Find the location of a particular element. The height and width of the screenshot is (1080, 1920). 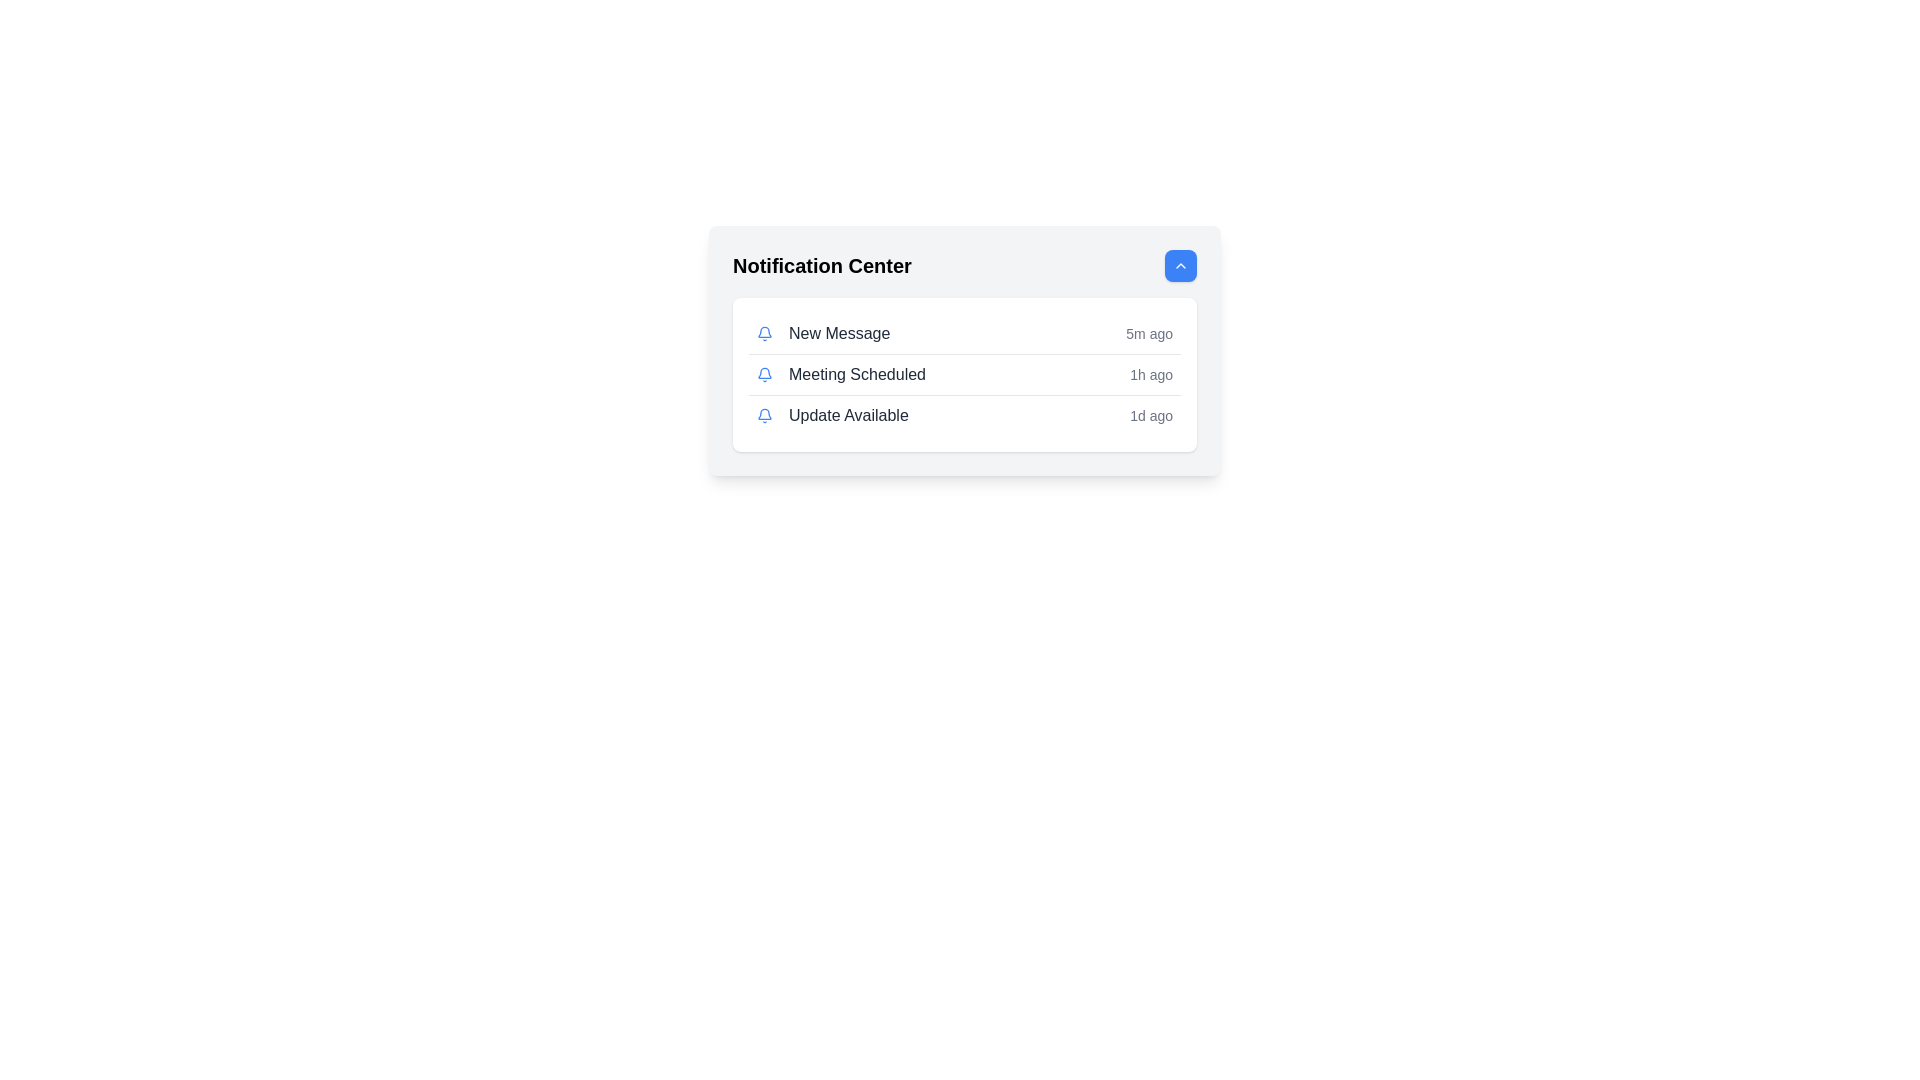

the second notification in the Notification Center labeled 'Meeting Scheduled', which is located below 'New Message' and above 'Update Available' is located at coordinates (964, 374).